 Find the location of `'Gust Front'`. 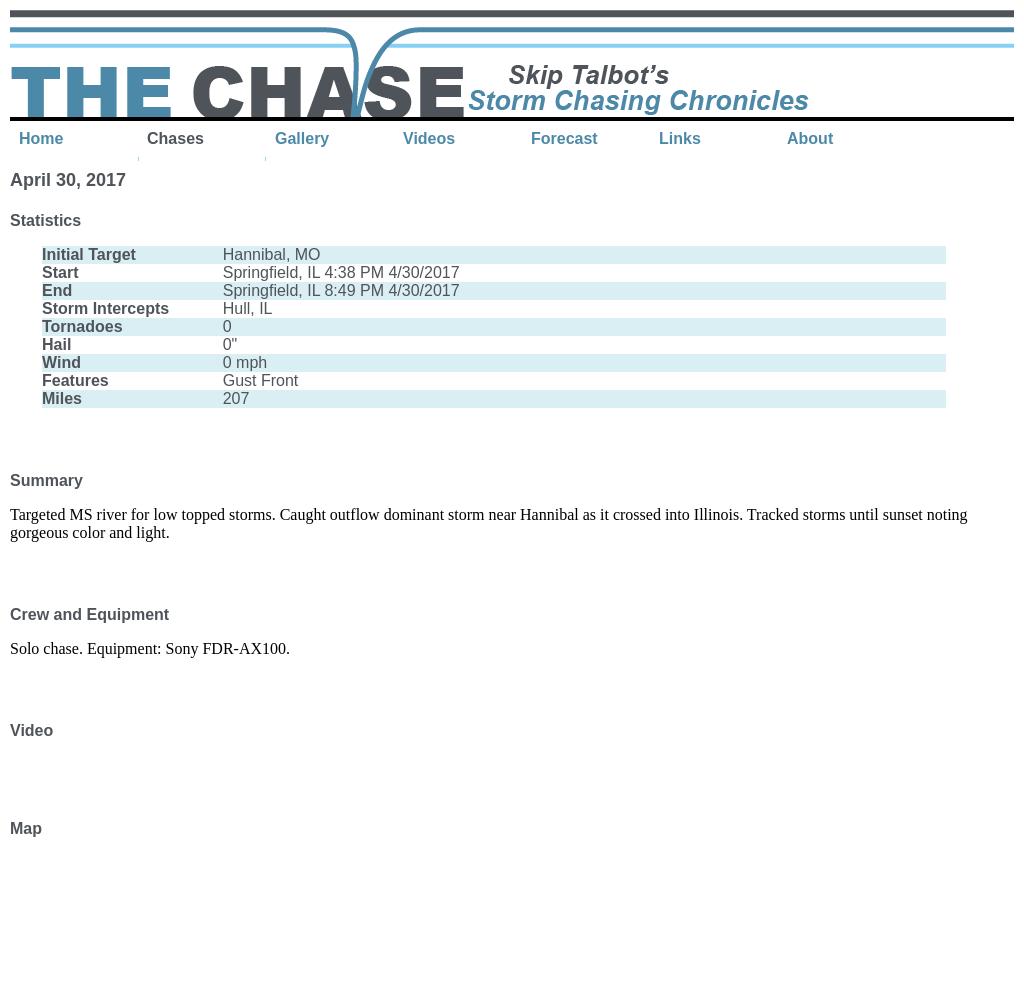

'Gust Front' is located at coordinates (221, 379).